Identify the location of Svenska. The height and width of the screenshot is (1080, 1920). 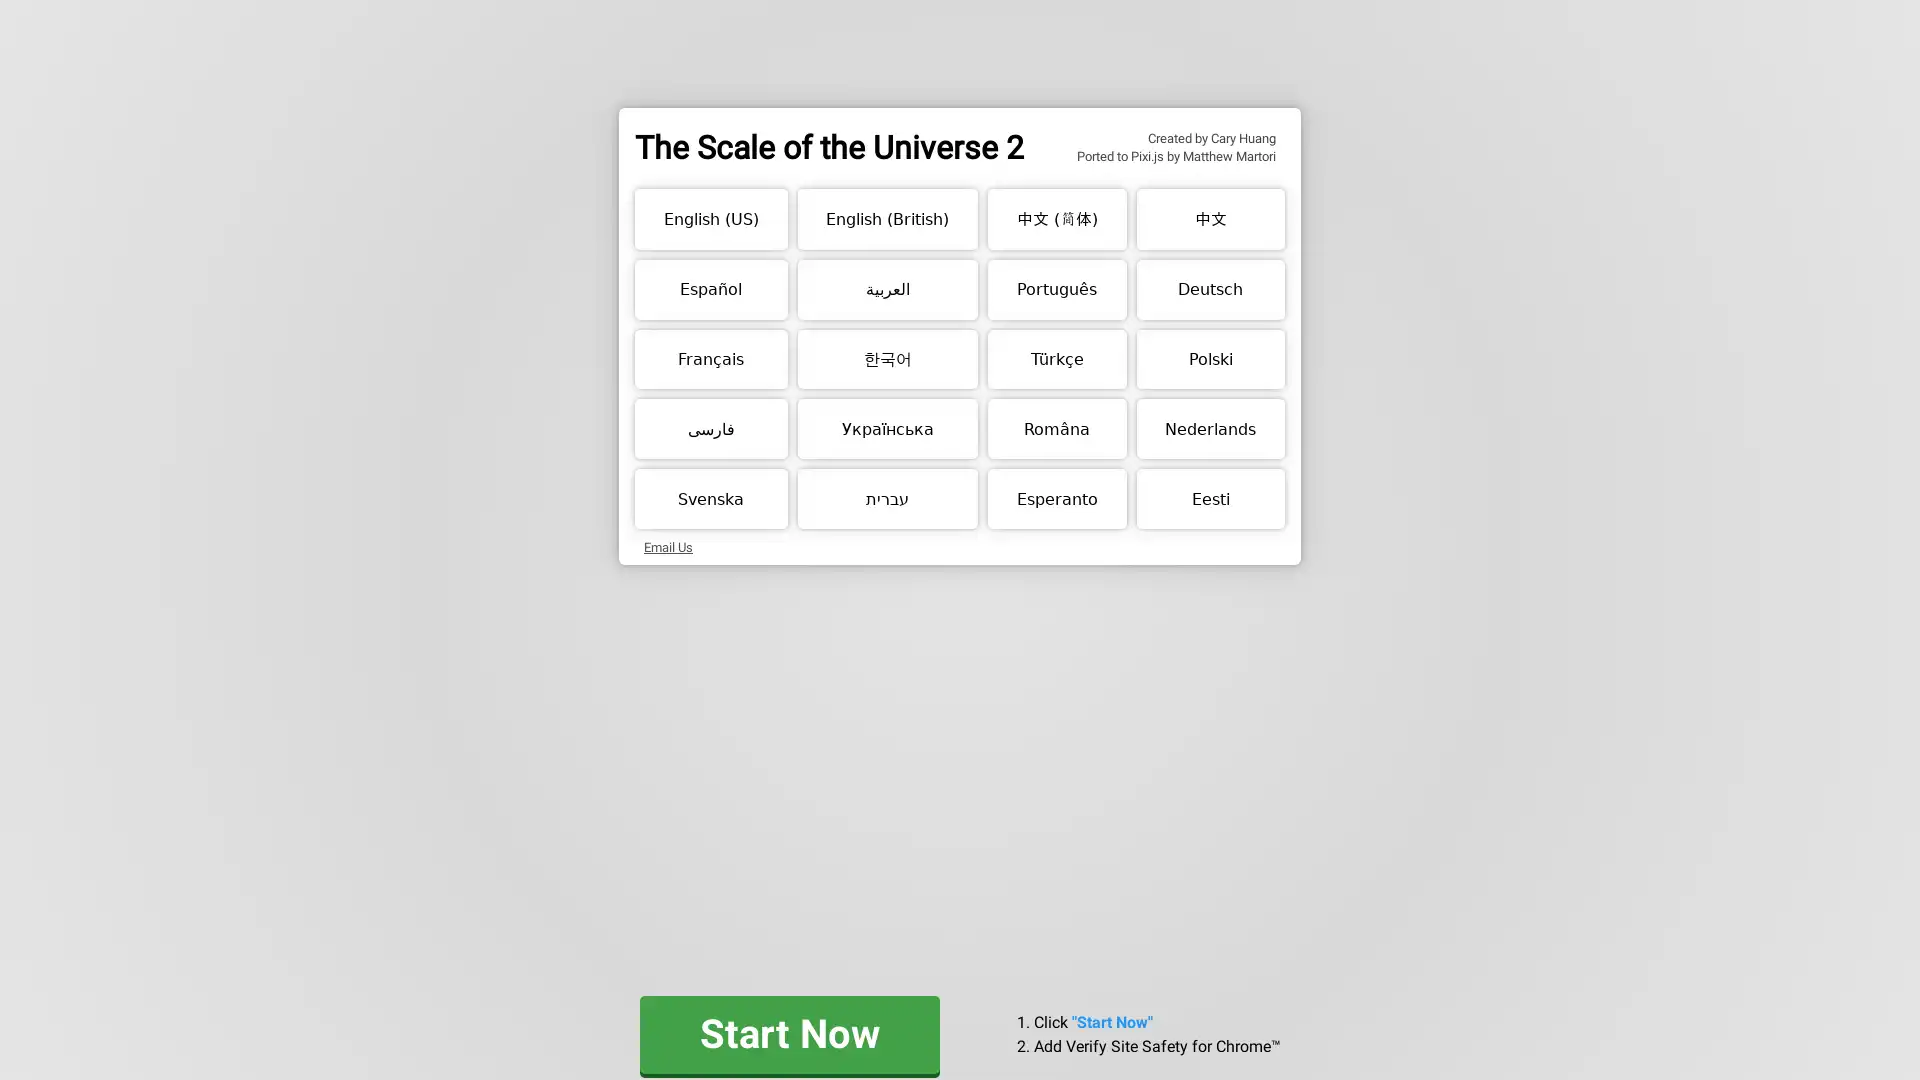
(710, 497).